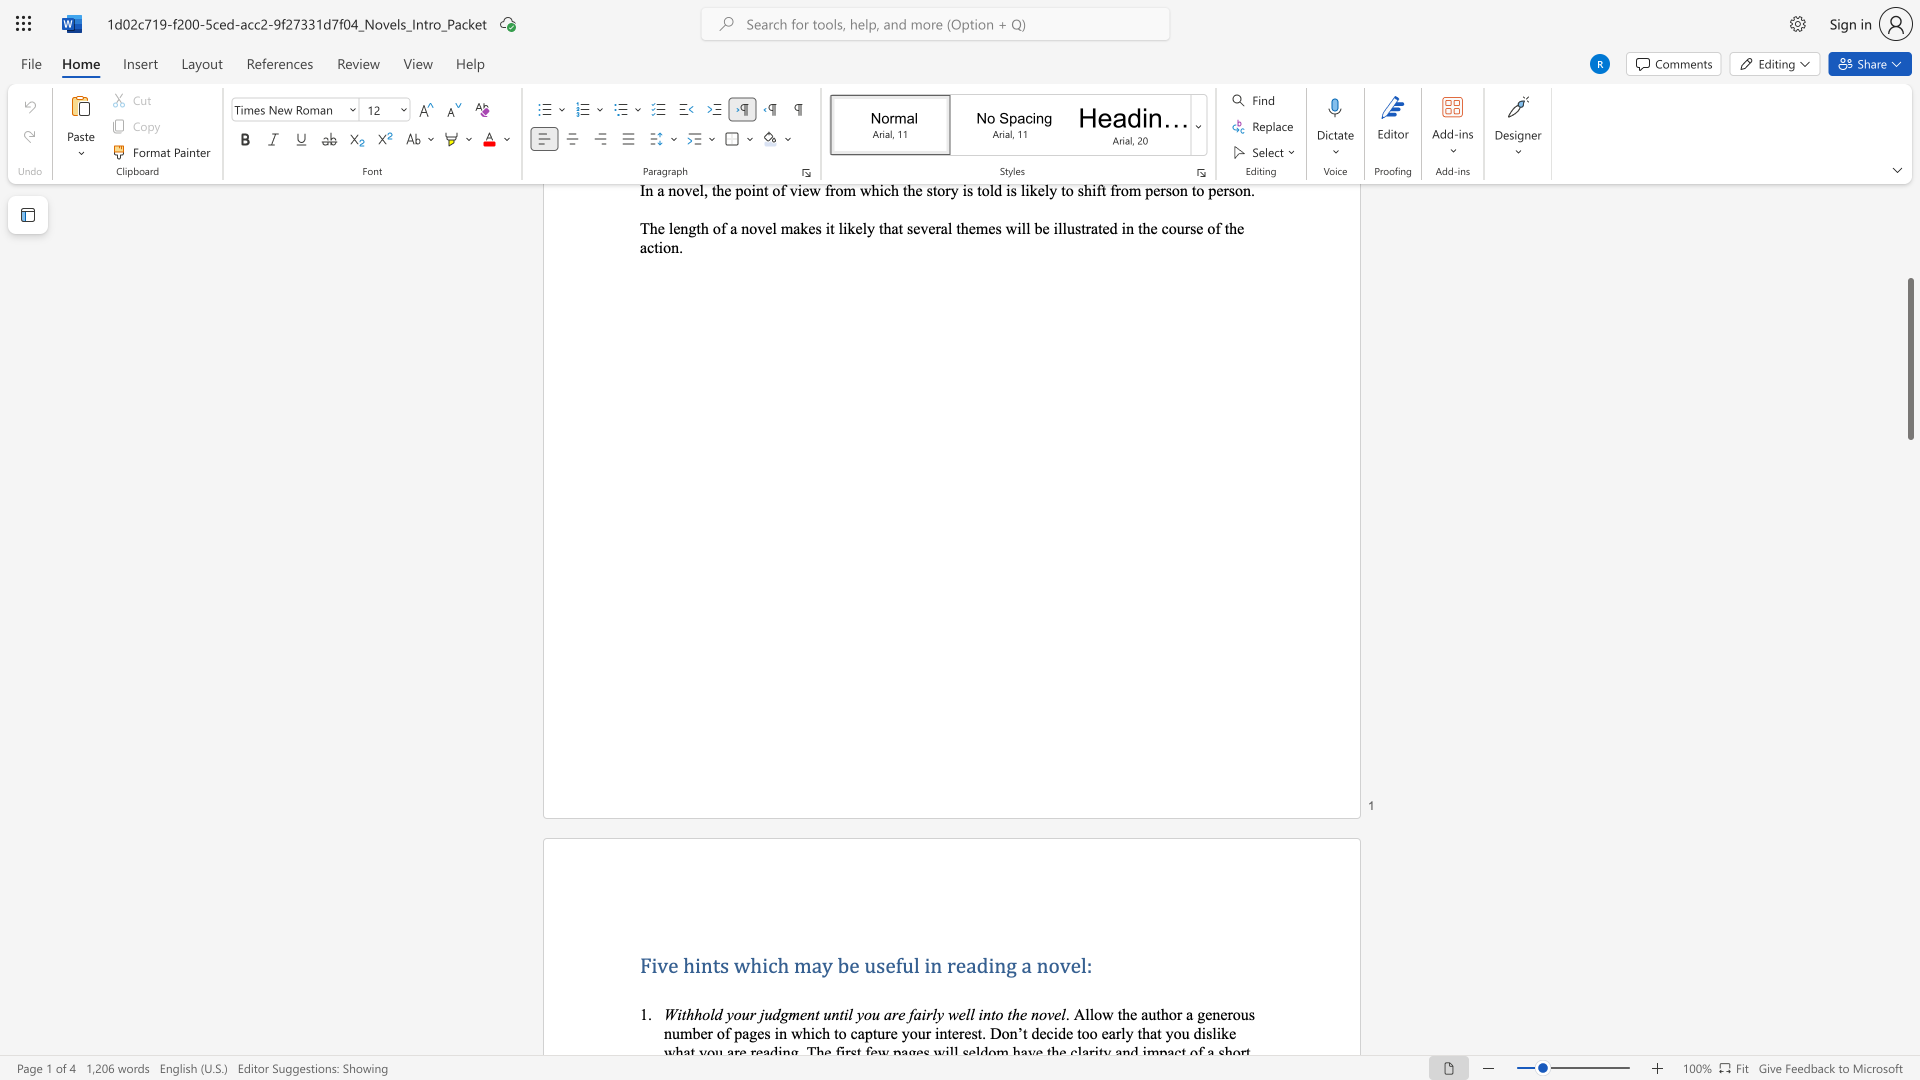 The height and width of the screenshot is (1080, 1920). What do you see at coordinates (1909, 249) in the screenshot?
I see `the scrollbar` at bounding box center [1909, 249].